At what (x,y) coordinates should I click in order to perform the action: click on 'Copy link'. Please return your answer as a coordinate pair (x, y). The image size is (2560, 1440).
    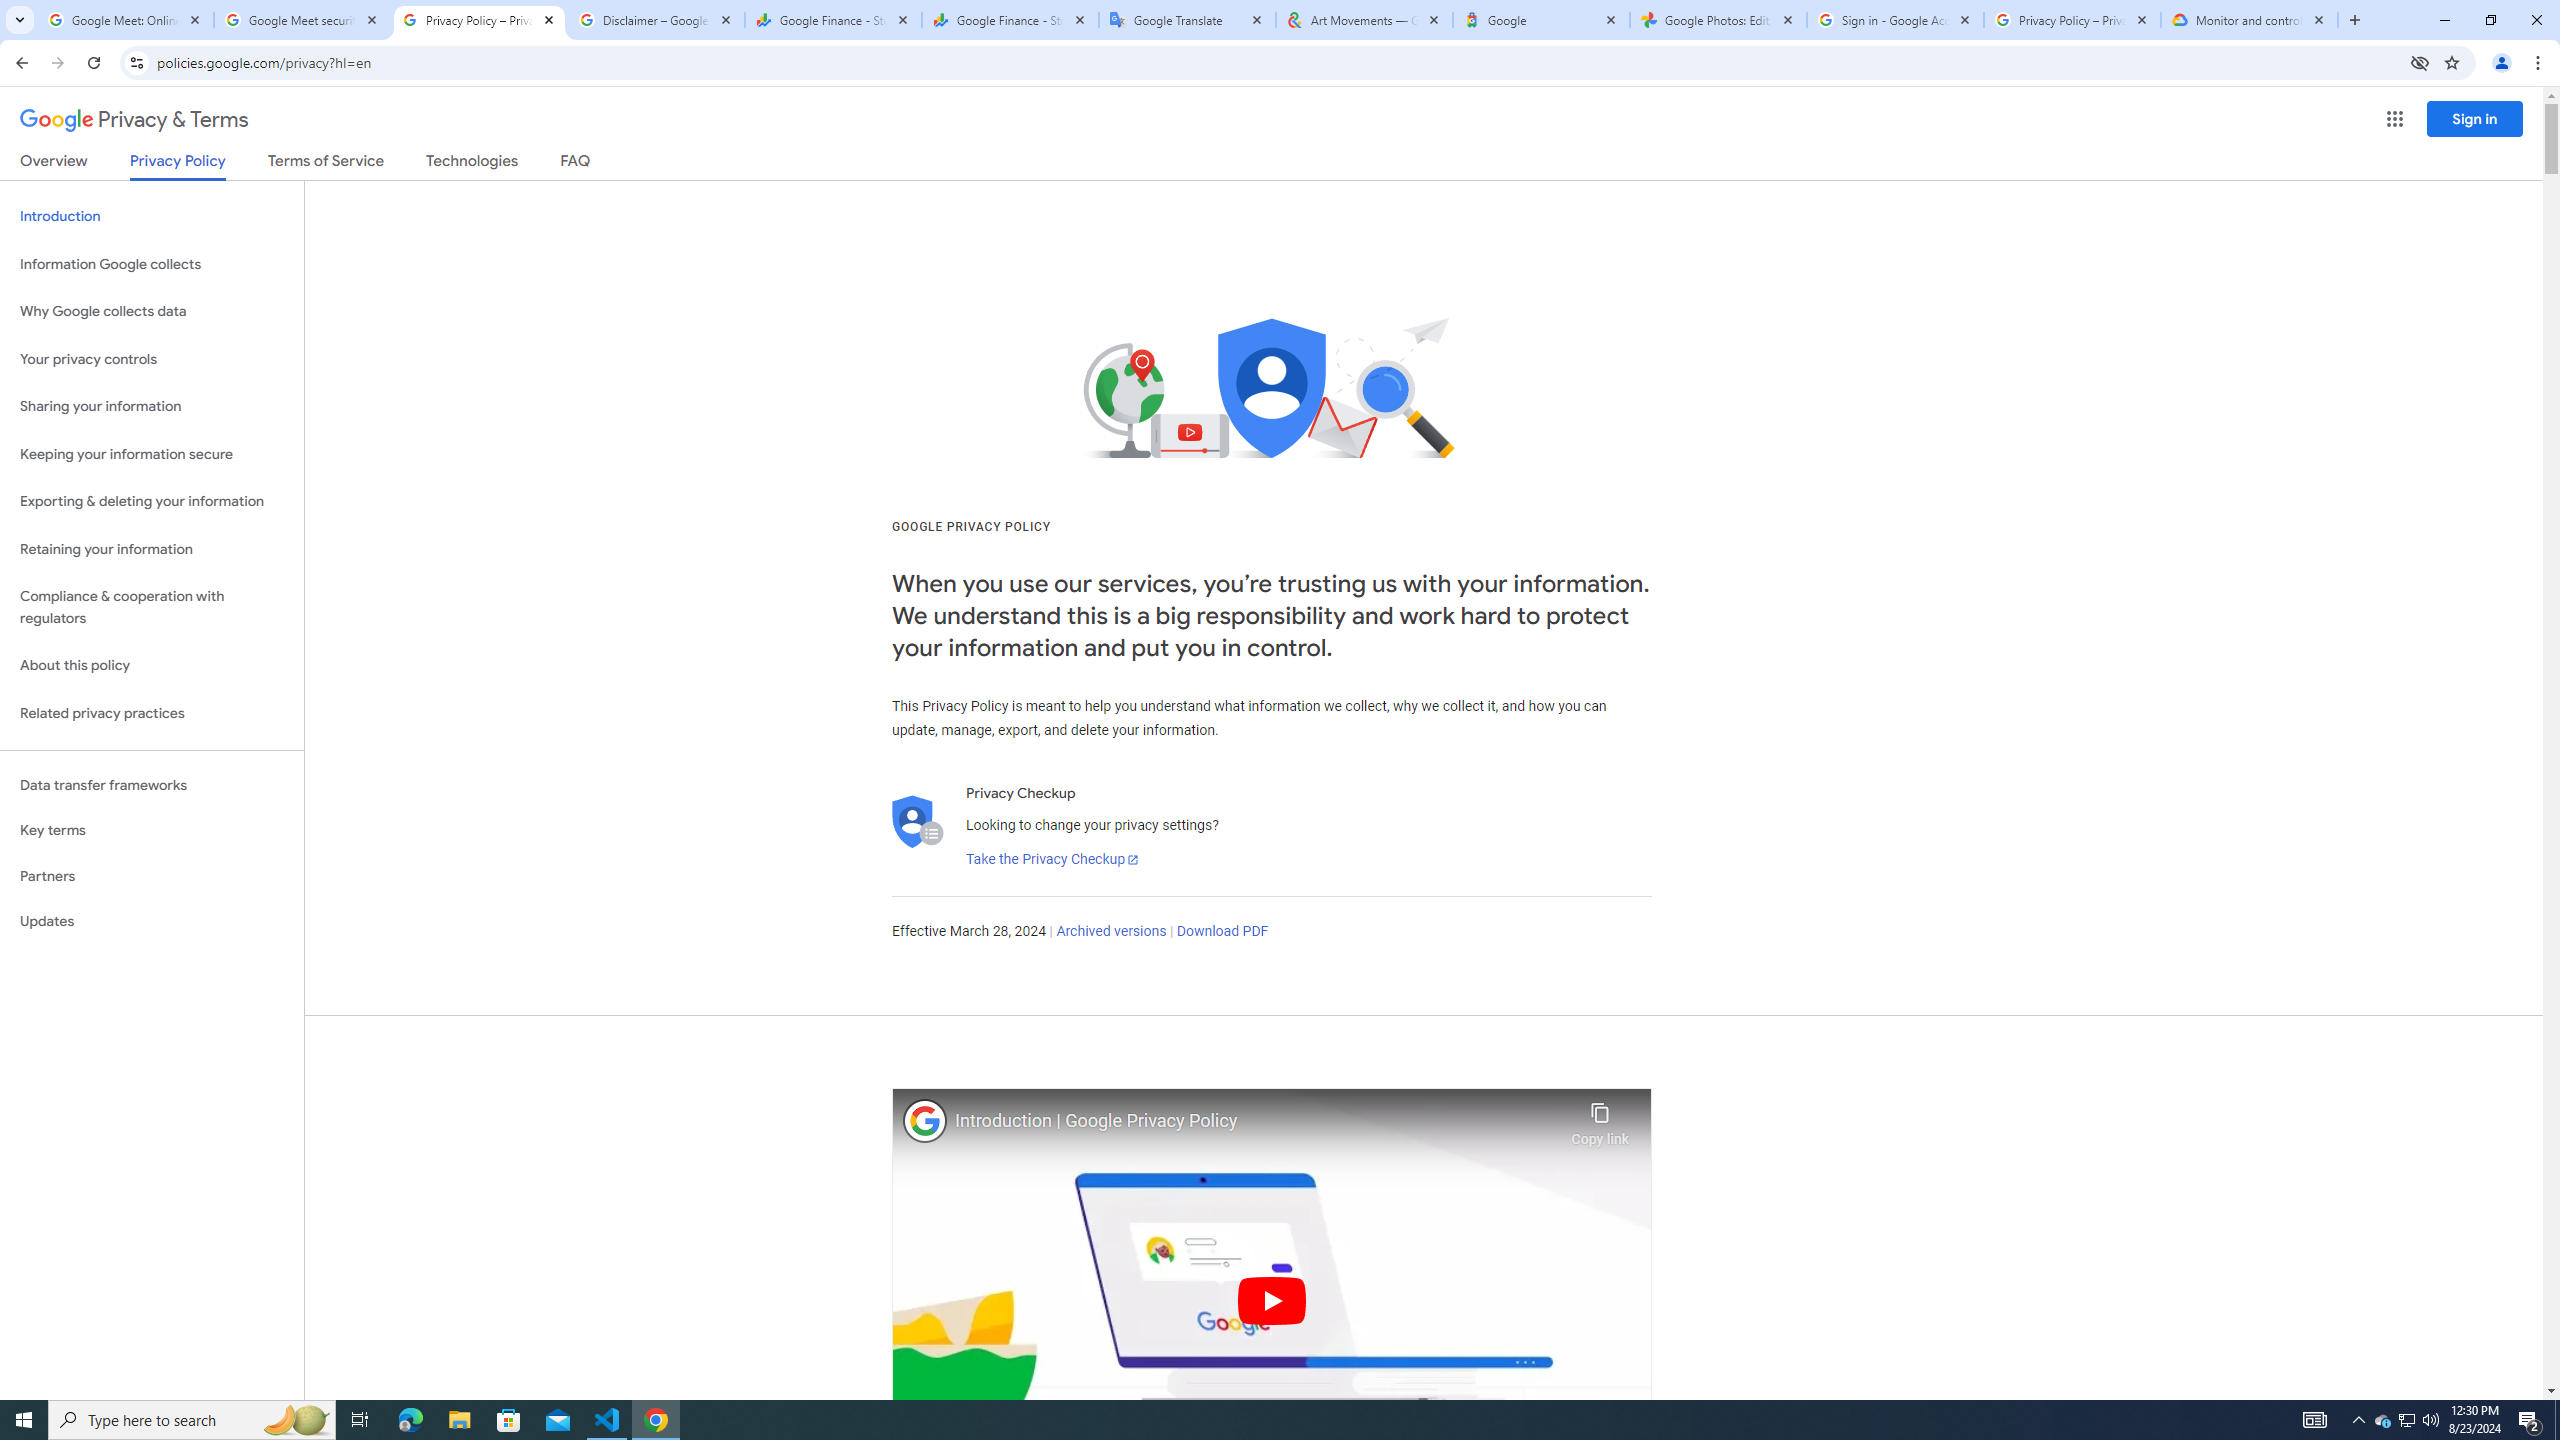
    Looking at the image, I should click on (1599, 1118).